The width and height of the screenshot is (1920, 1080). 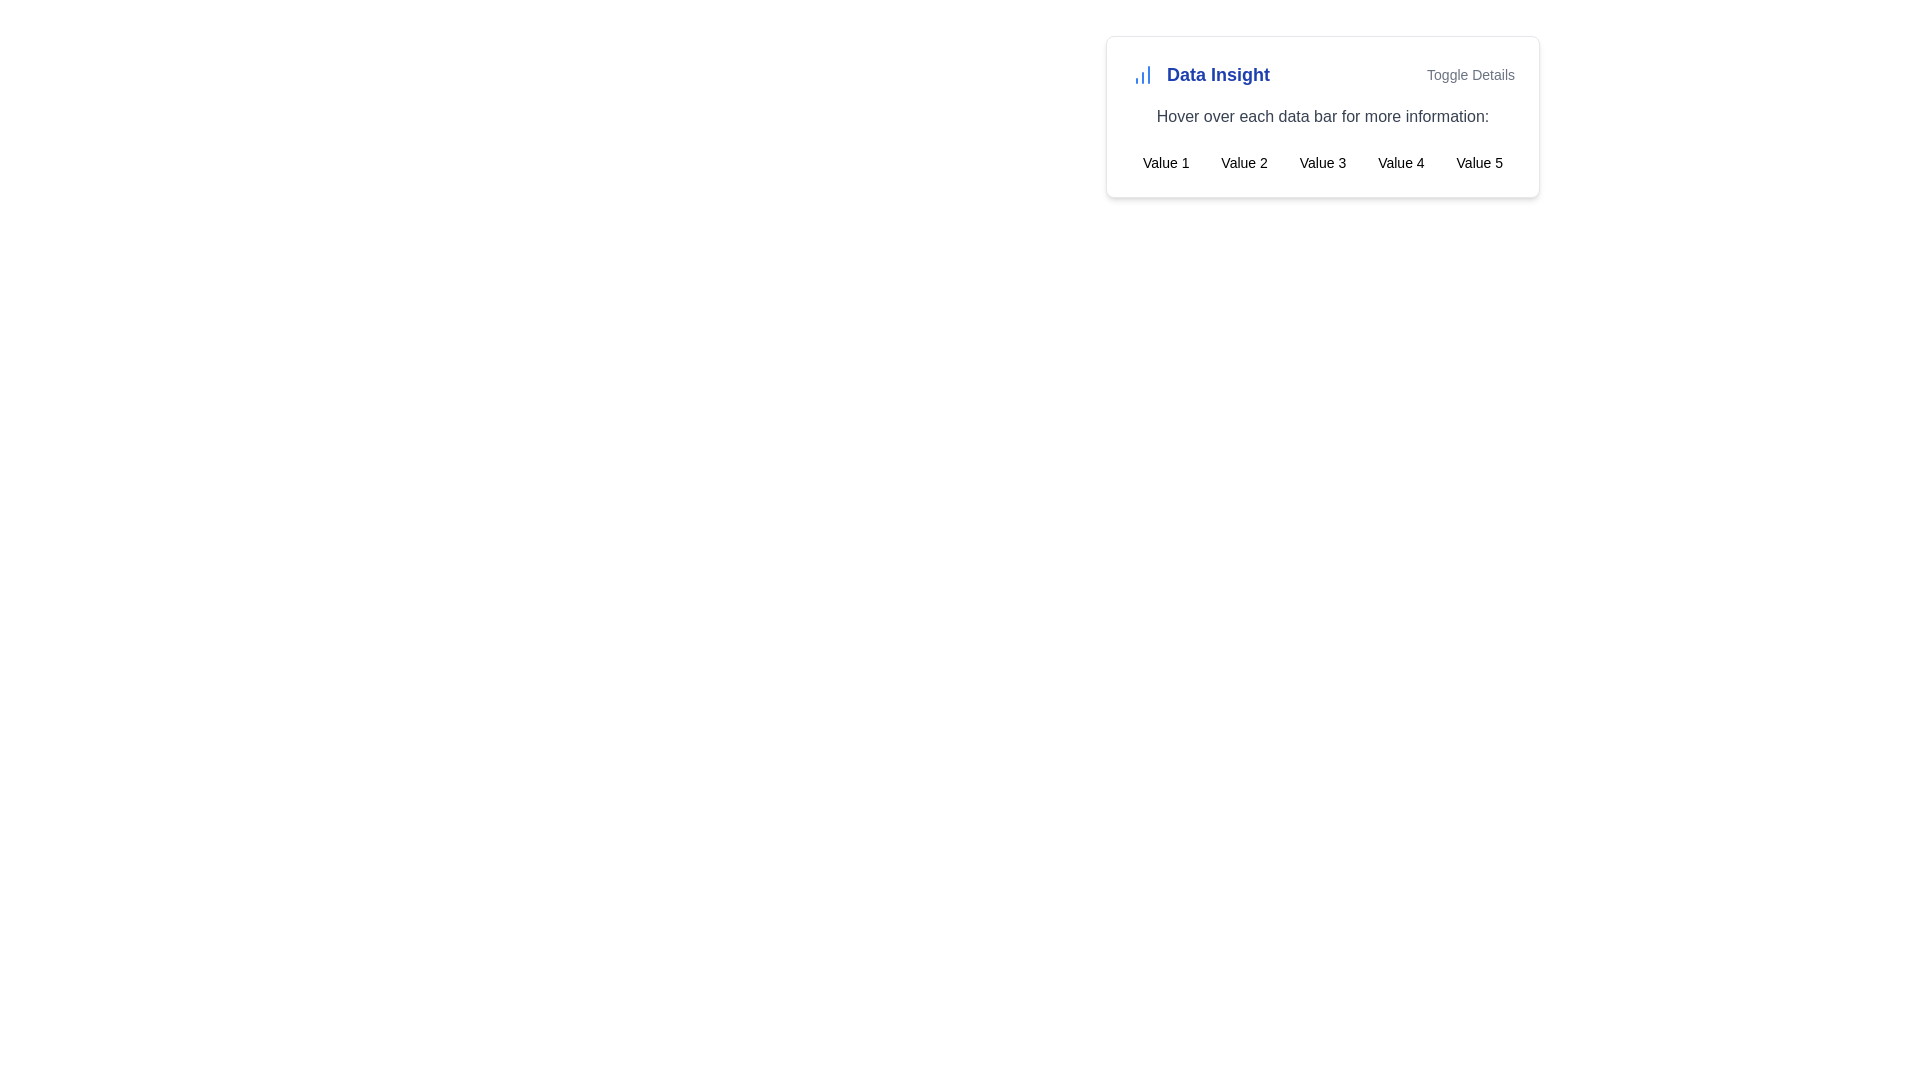 What do you see at coordinates (1200, 73) in the screenshot?
I see `the Label with integrated icon that serves as a title for the adjacent data visualization, providing context 'Data Insight'` at bounding box center [1200, 73].